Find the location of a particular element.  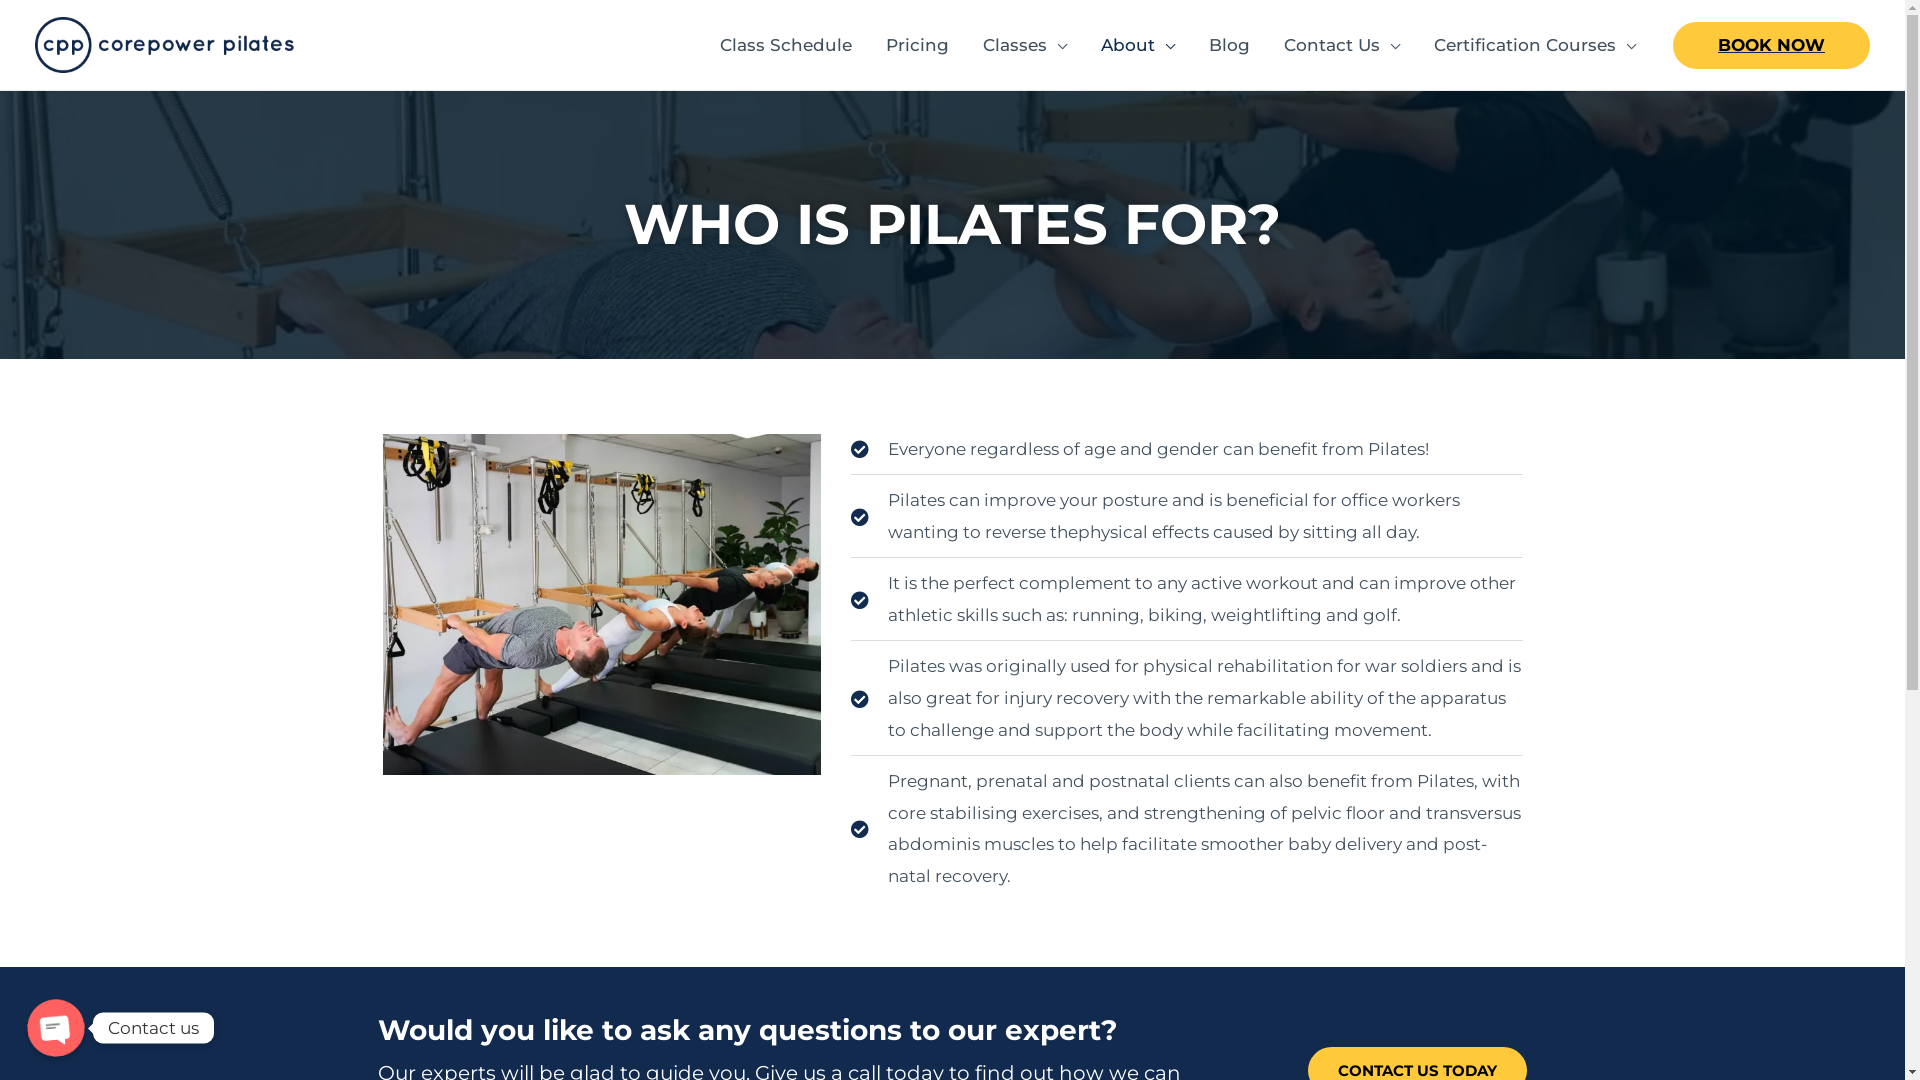

'BOOK NOW' is located at coordinates (1673, 45).